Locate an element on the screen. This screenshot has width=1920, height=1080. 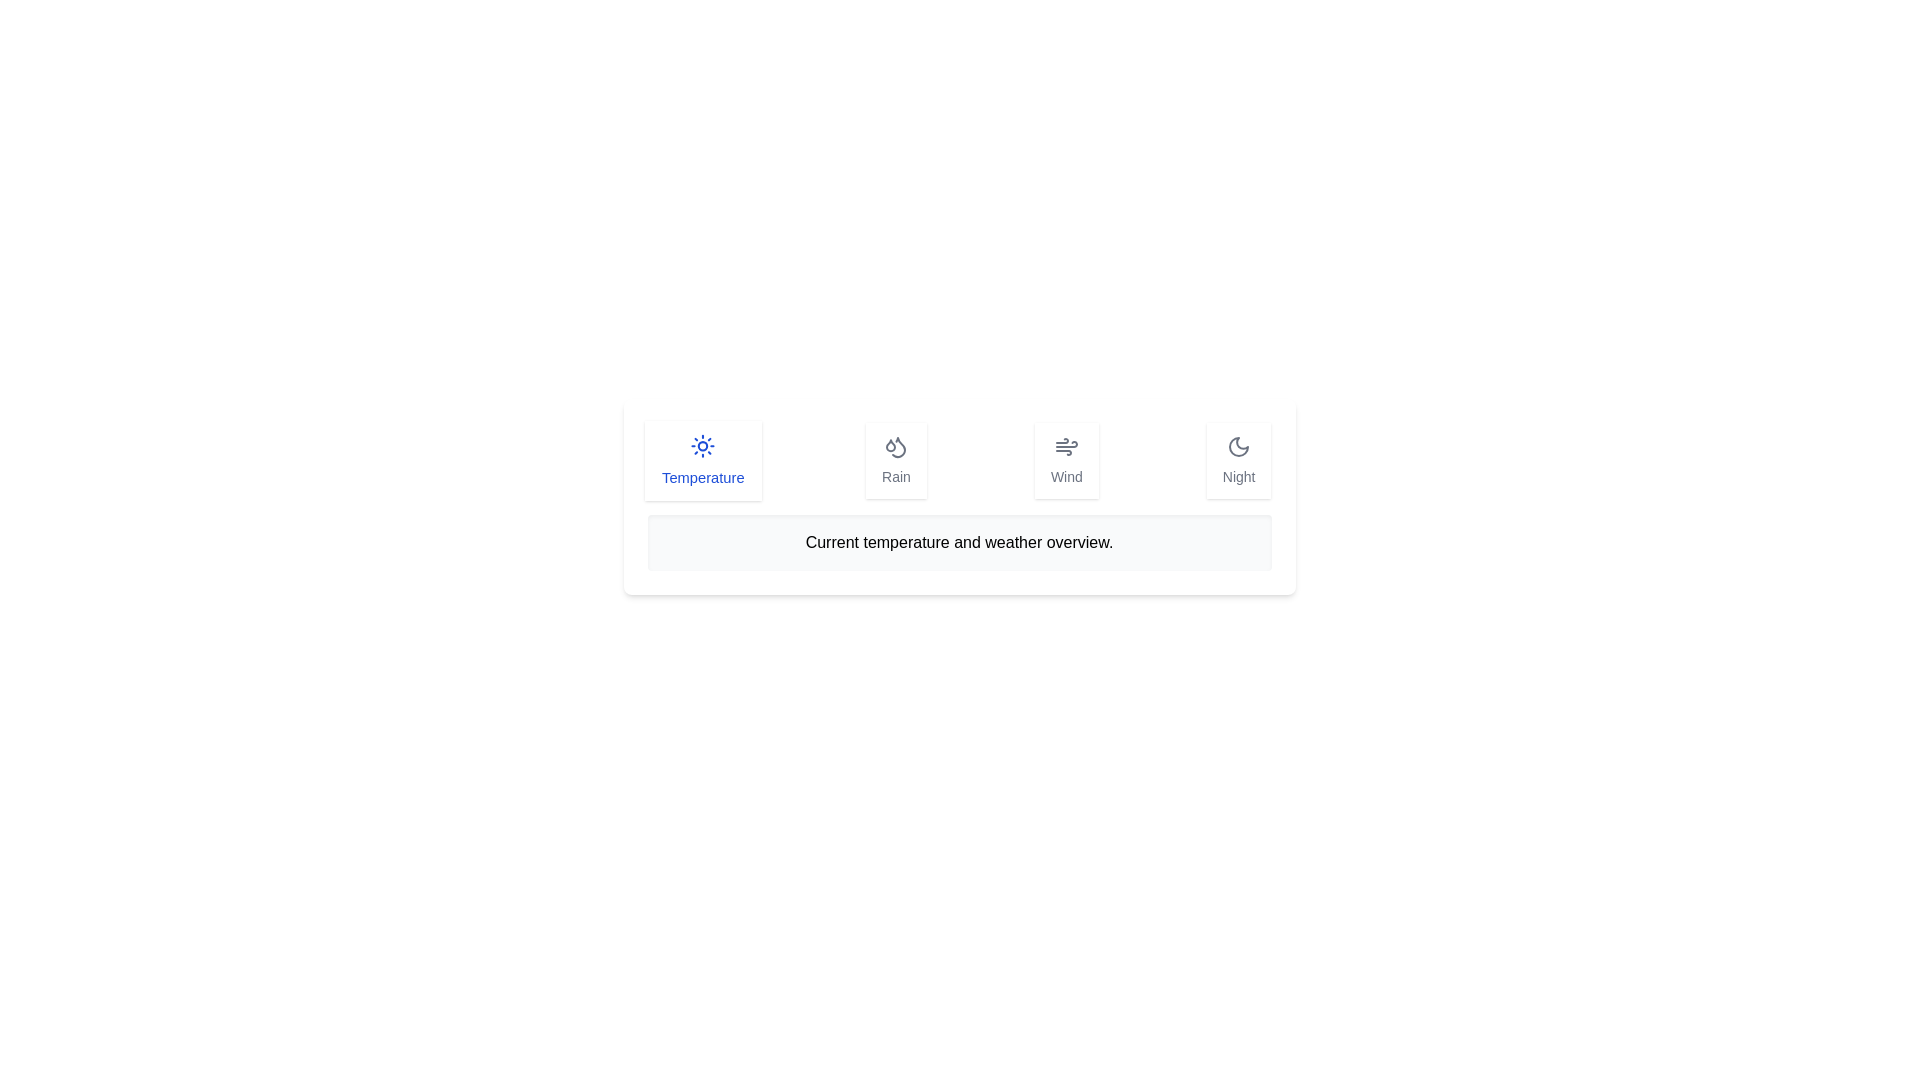
the 'Temperature' text label, which is styled with a medium font size and blue color, located centrally at the bottom of the leftmost card under the sun icon is located at coordinates (702, 477).